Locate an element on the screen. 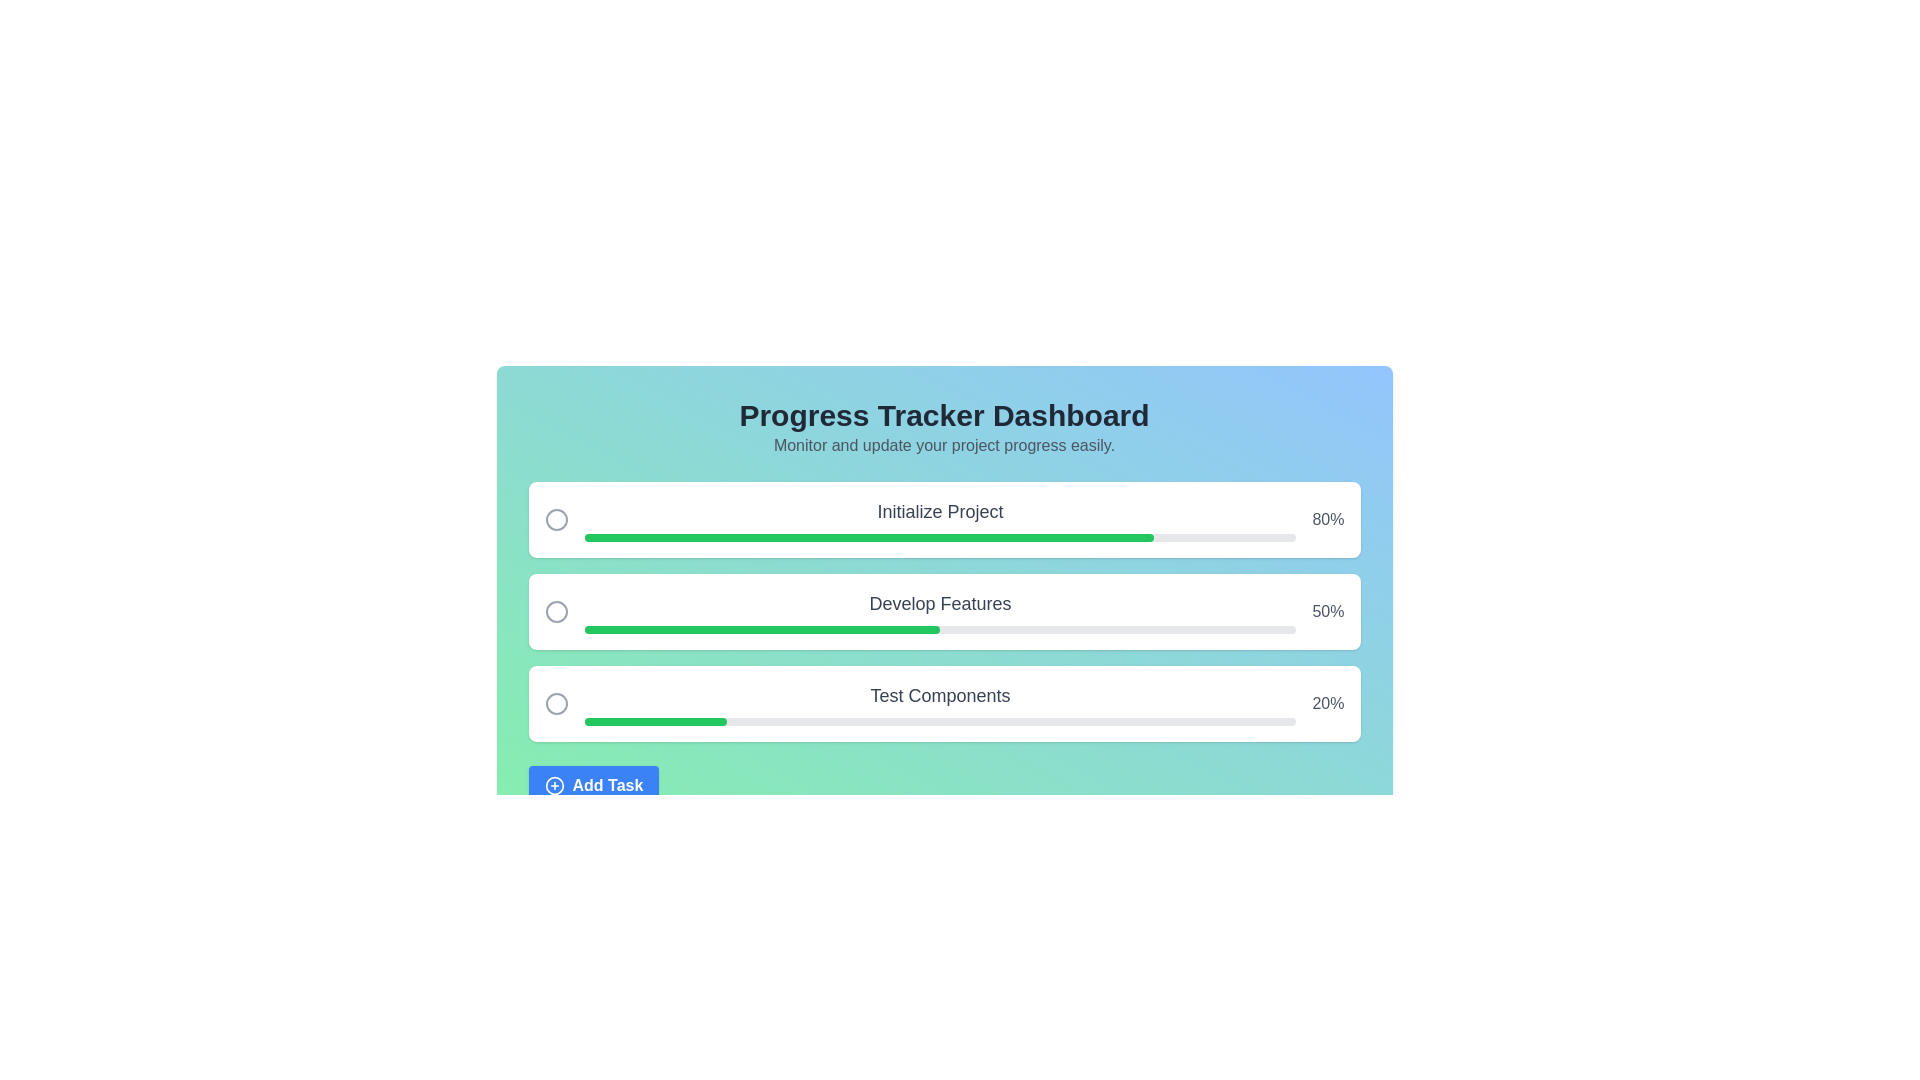 Image resolution: width=1920 pixels, height=1080 pixels. the circular icon with a thin light gray outline, indicating an inactive state, located to the left of the 'Develop Features' text within the task progress card is located at coordinates (556, 611).